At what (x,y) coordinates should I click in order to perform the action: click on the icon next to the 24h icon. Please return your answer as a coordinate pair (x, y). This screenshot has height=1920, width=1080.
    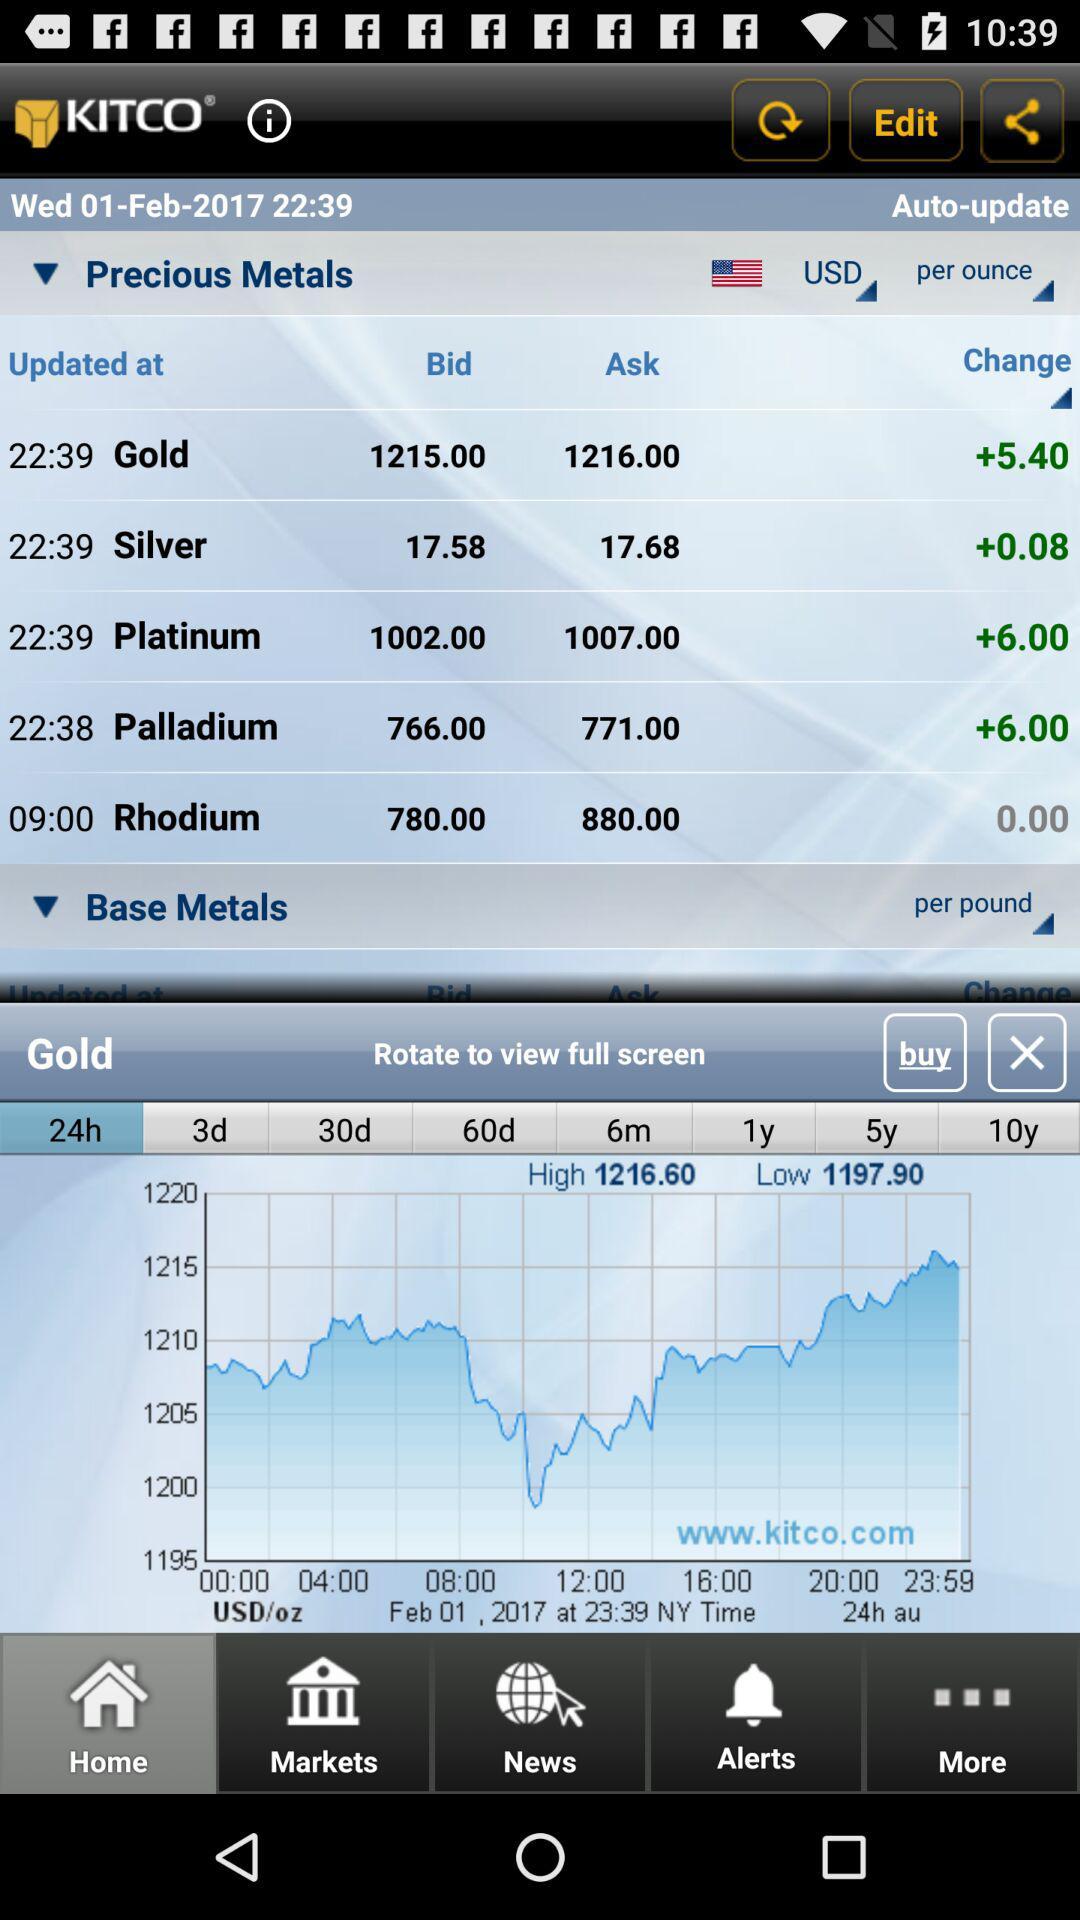
    Looking at the image, I should click on (206, 1129).